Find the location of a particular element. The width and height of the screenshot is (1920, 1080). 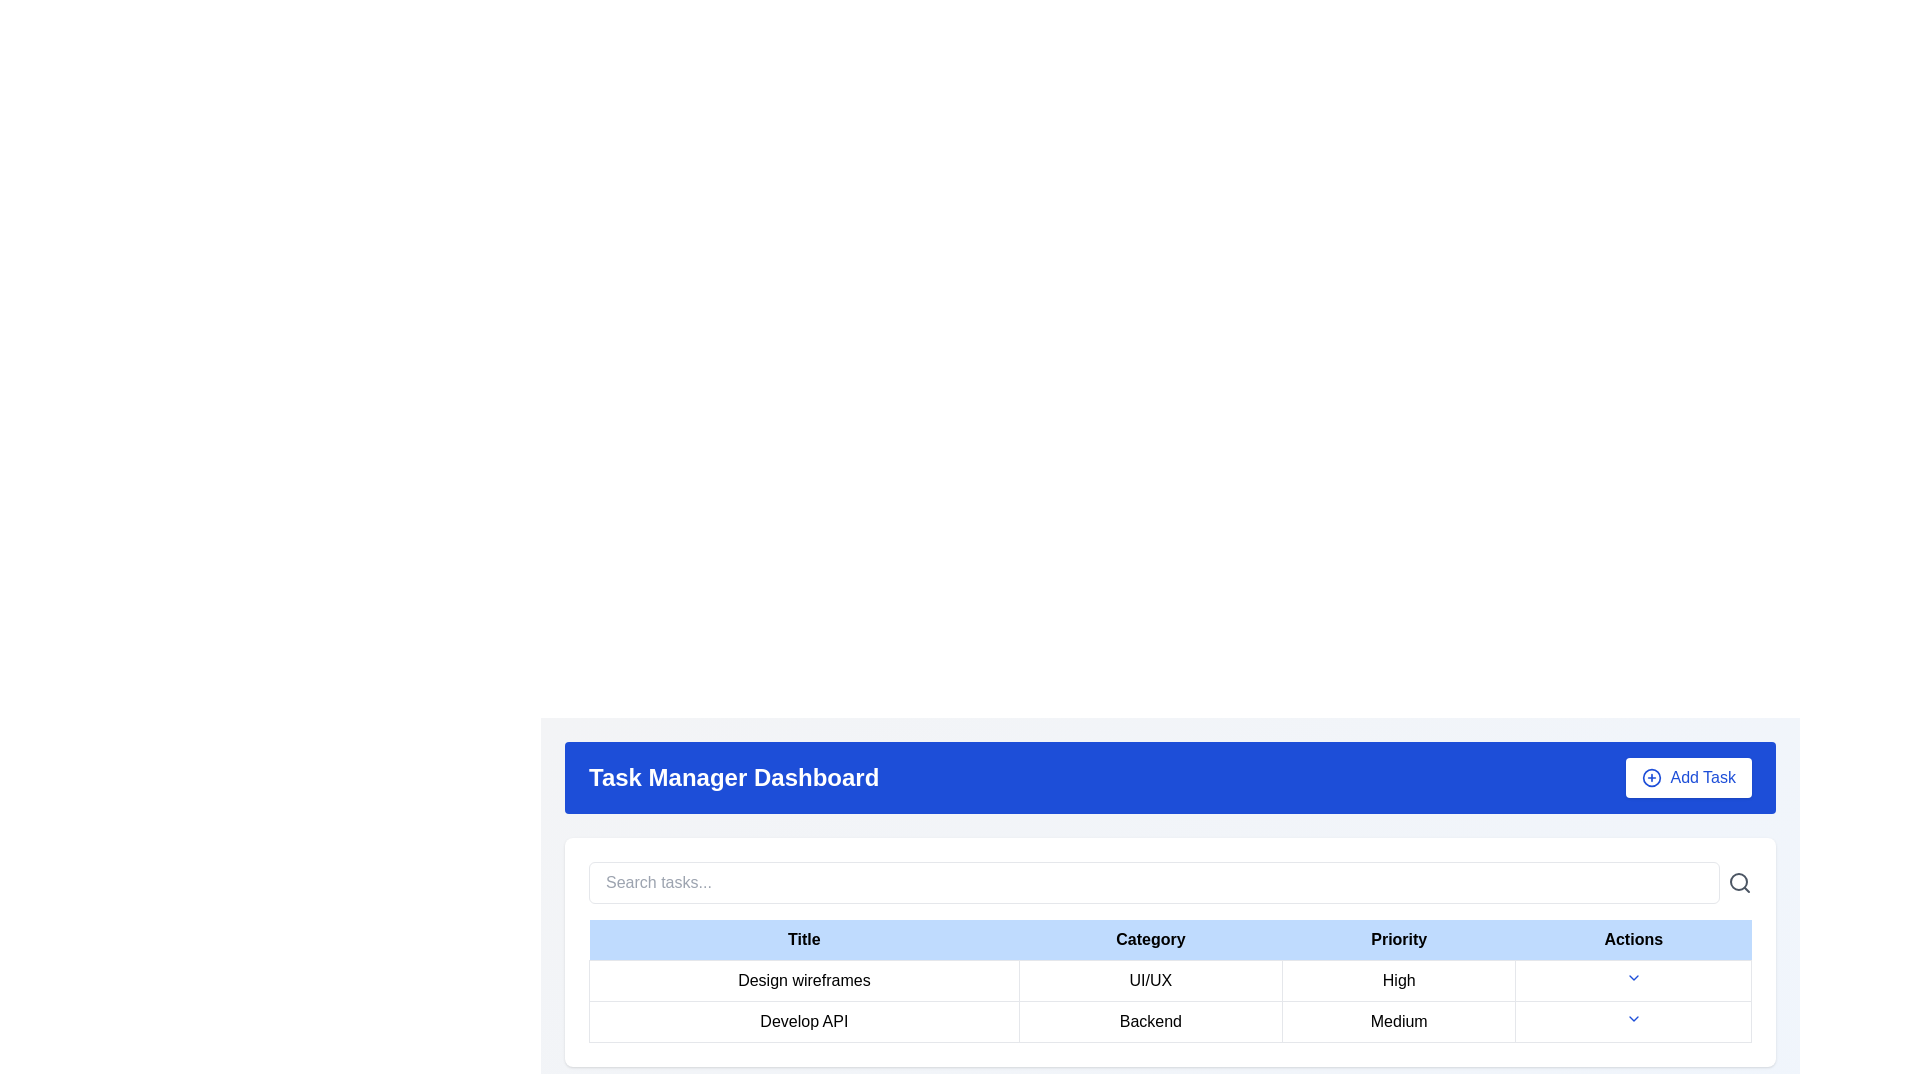

the small circular SVG element that is part of the search icon located in the top-right corner of the main content section, adjacent to the text input field for searching tasks is located at coordinates (1737, 881).